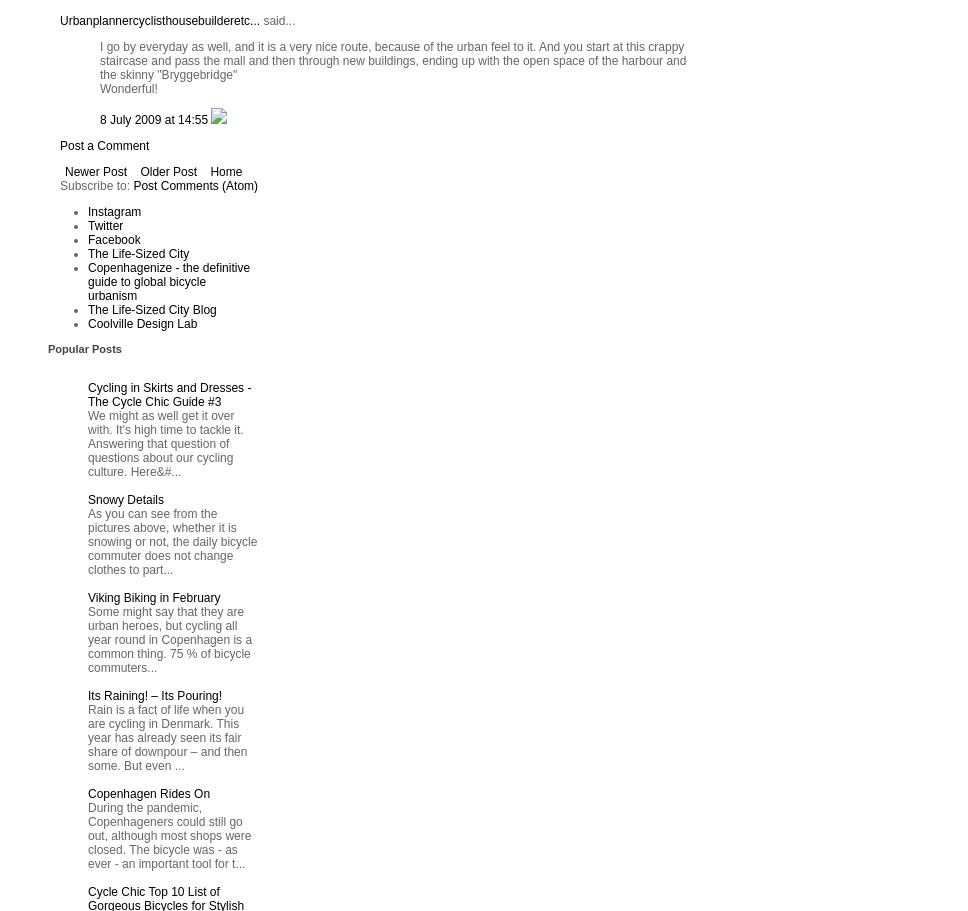  I want to click on 'said...', so click(277, 21).